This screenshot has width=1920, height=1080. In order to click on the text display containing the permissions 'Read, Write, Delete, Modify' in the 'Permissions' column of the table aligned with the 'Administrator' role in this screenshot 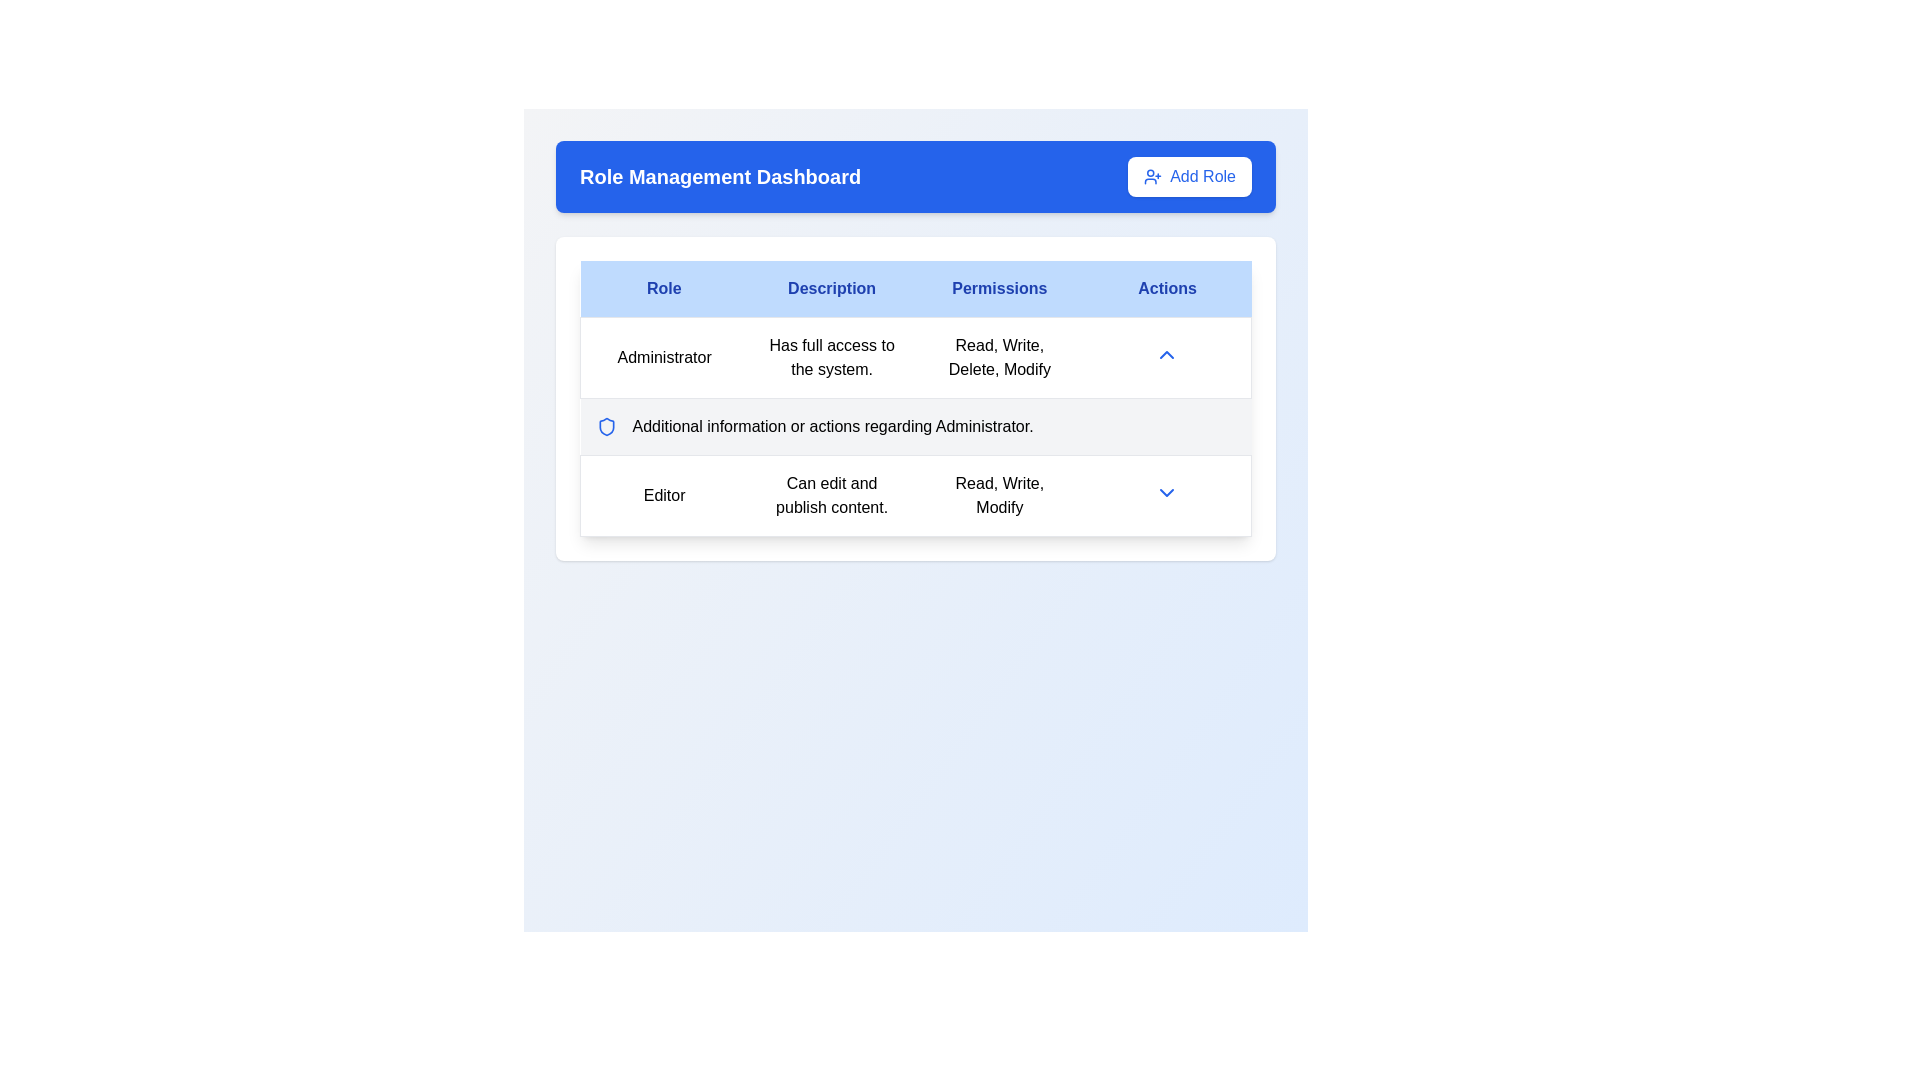, I will do `click(999, 357)`.